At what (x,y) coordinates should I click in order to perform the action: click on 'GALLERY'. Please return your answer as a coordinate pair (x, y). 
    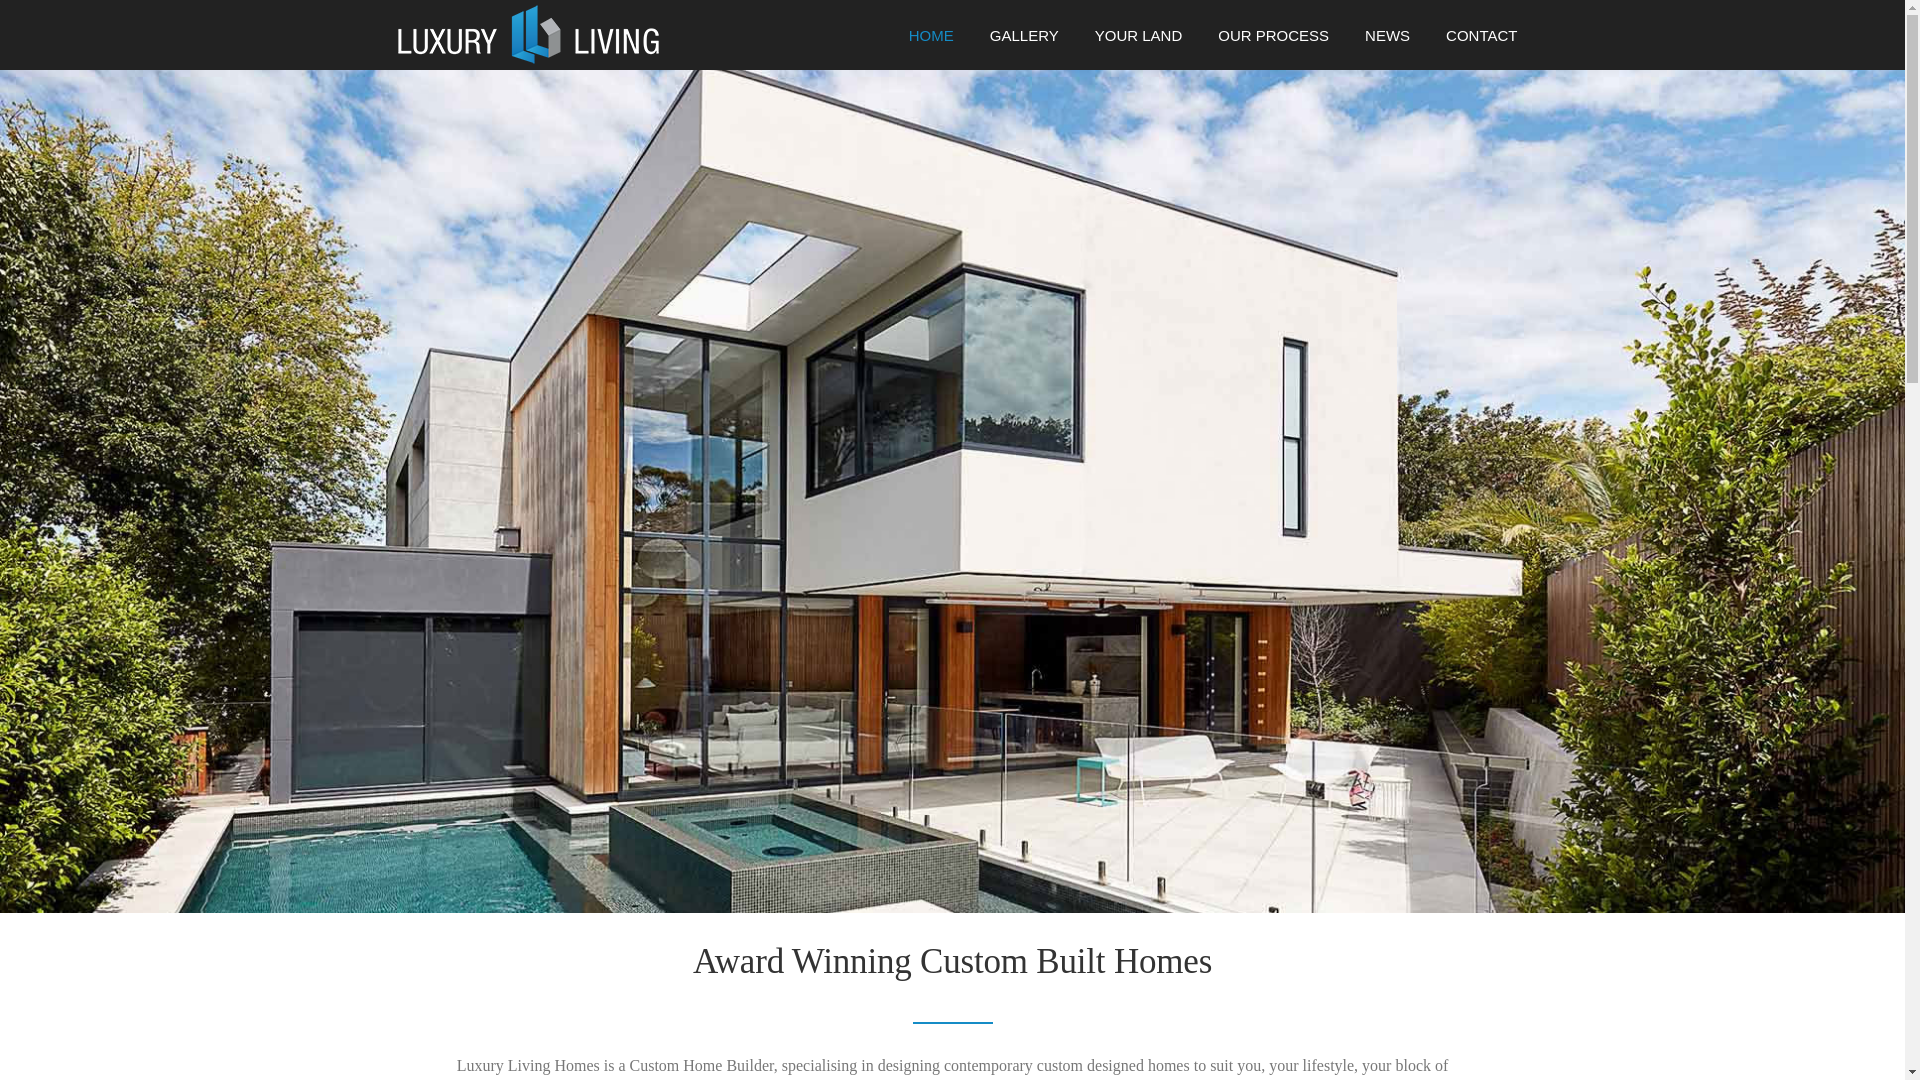
    Looking at the image, I should click on (971, 43).